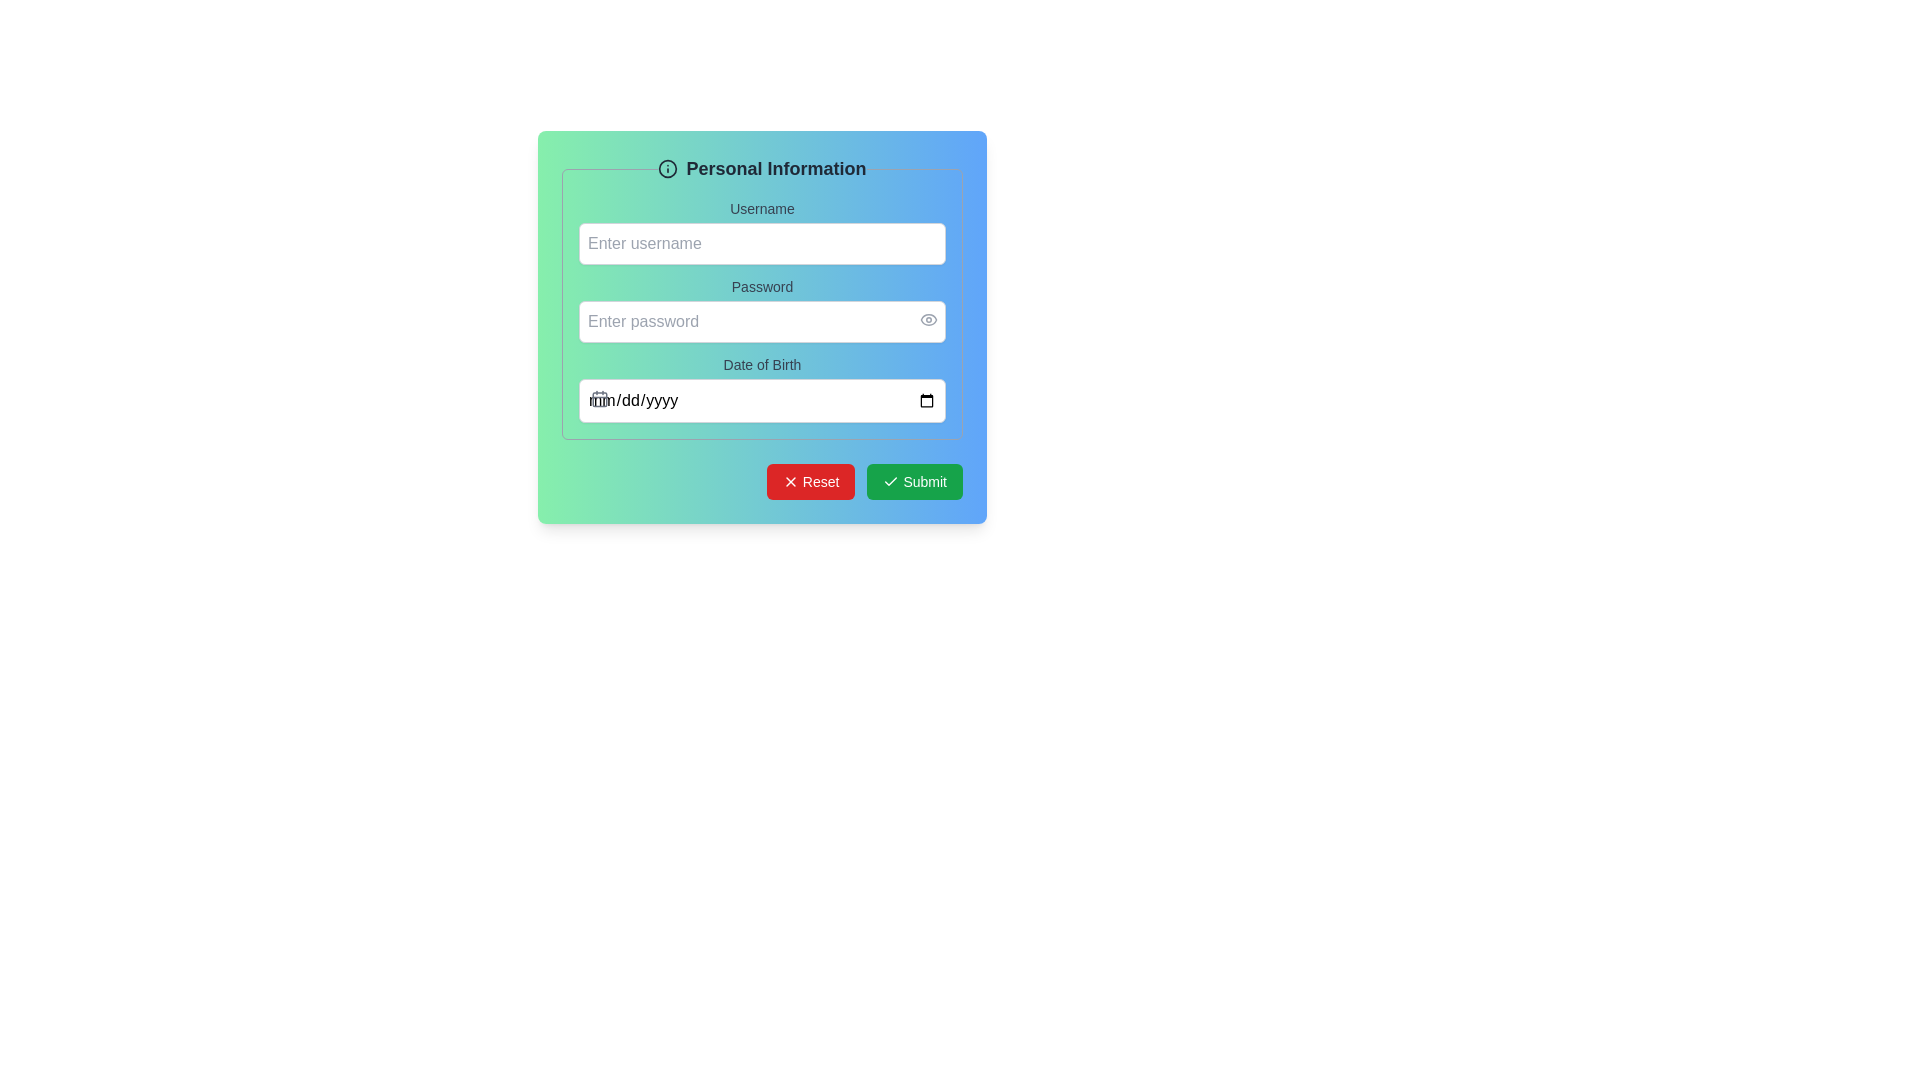 The image size is (1920, 1080). What do you see at coordinates (914, 482) in the screenshot?
I see `the green 'Submit' button with white text and a checkmark icon` at bounding box center [914, 482].